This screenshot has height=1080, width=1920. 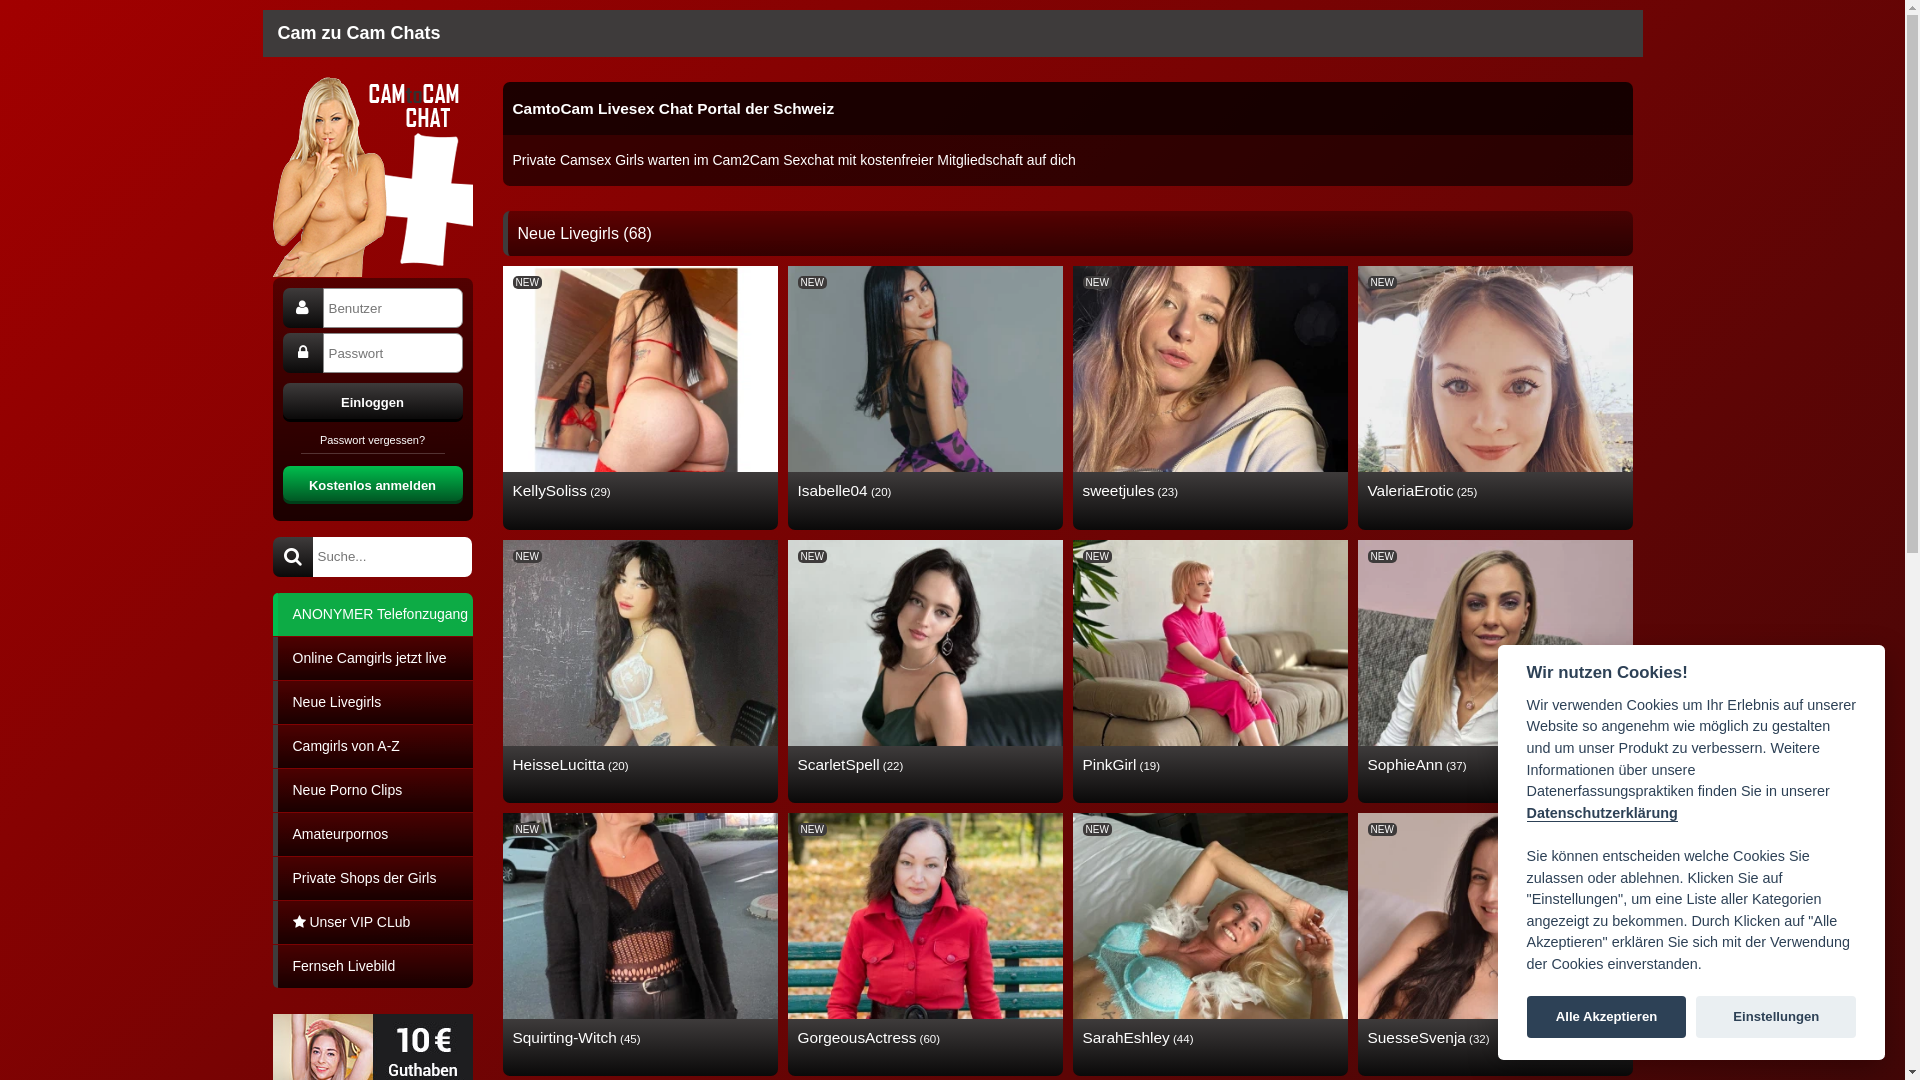 What do you see at coordinates (372, 442) in the screenshot?
I see `'Passwort vergessen?'` at bounding box center [372, 442].